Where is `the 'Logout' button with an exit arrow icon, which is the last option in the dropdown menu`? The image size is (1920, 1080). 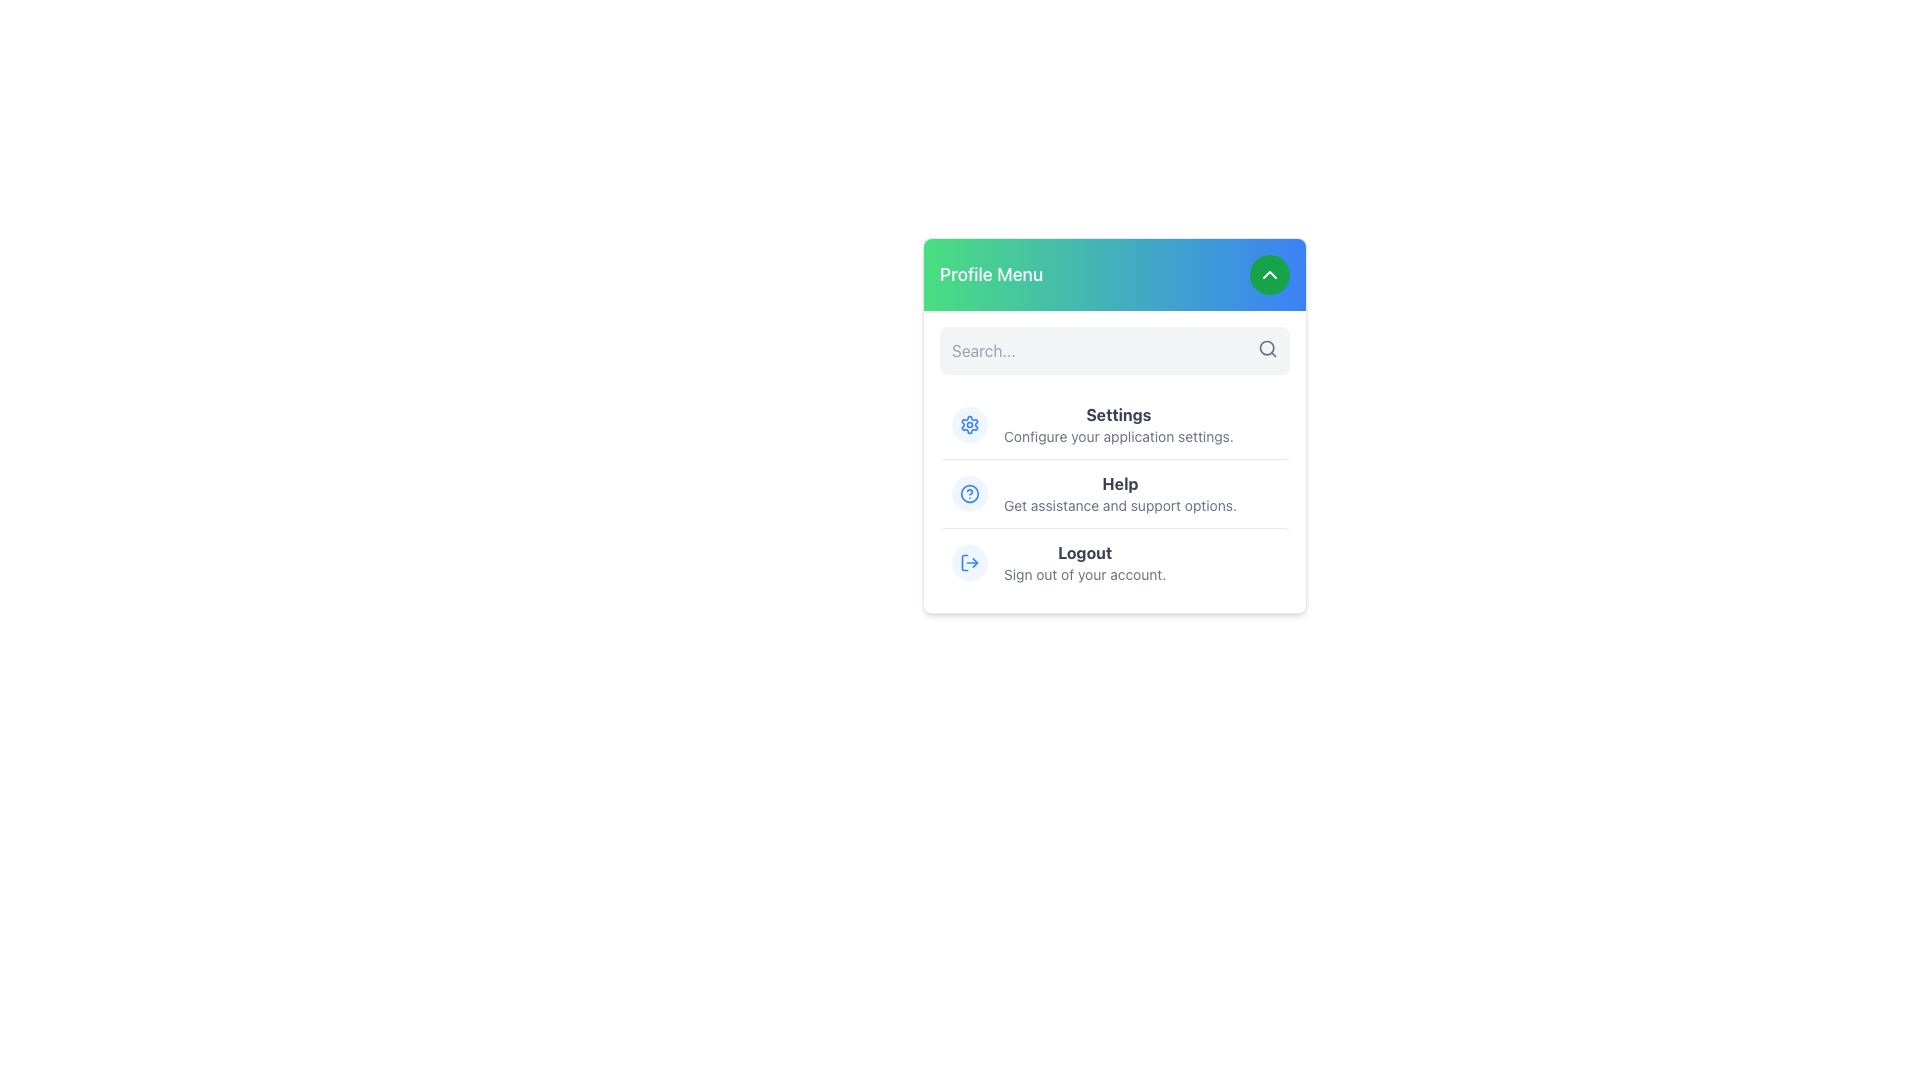
the 'Logout' button with an exit arrow icon, which is the last option in the dropdown menu is located at coordinates (1113, 562).